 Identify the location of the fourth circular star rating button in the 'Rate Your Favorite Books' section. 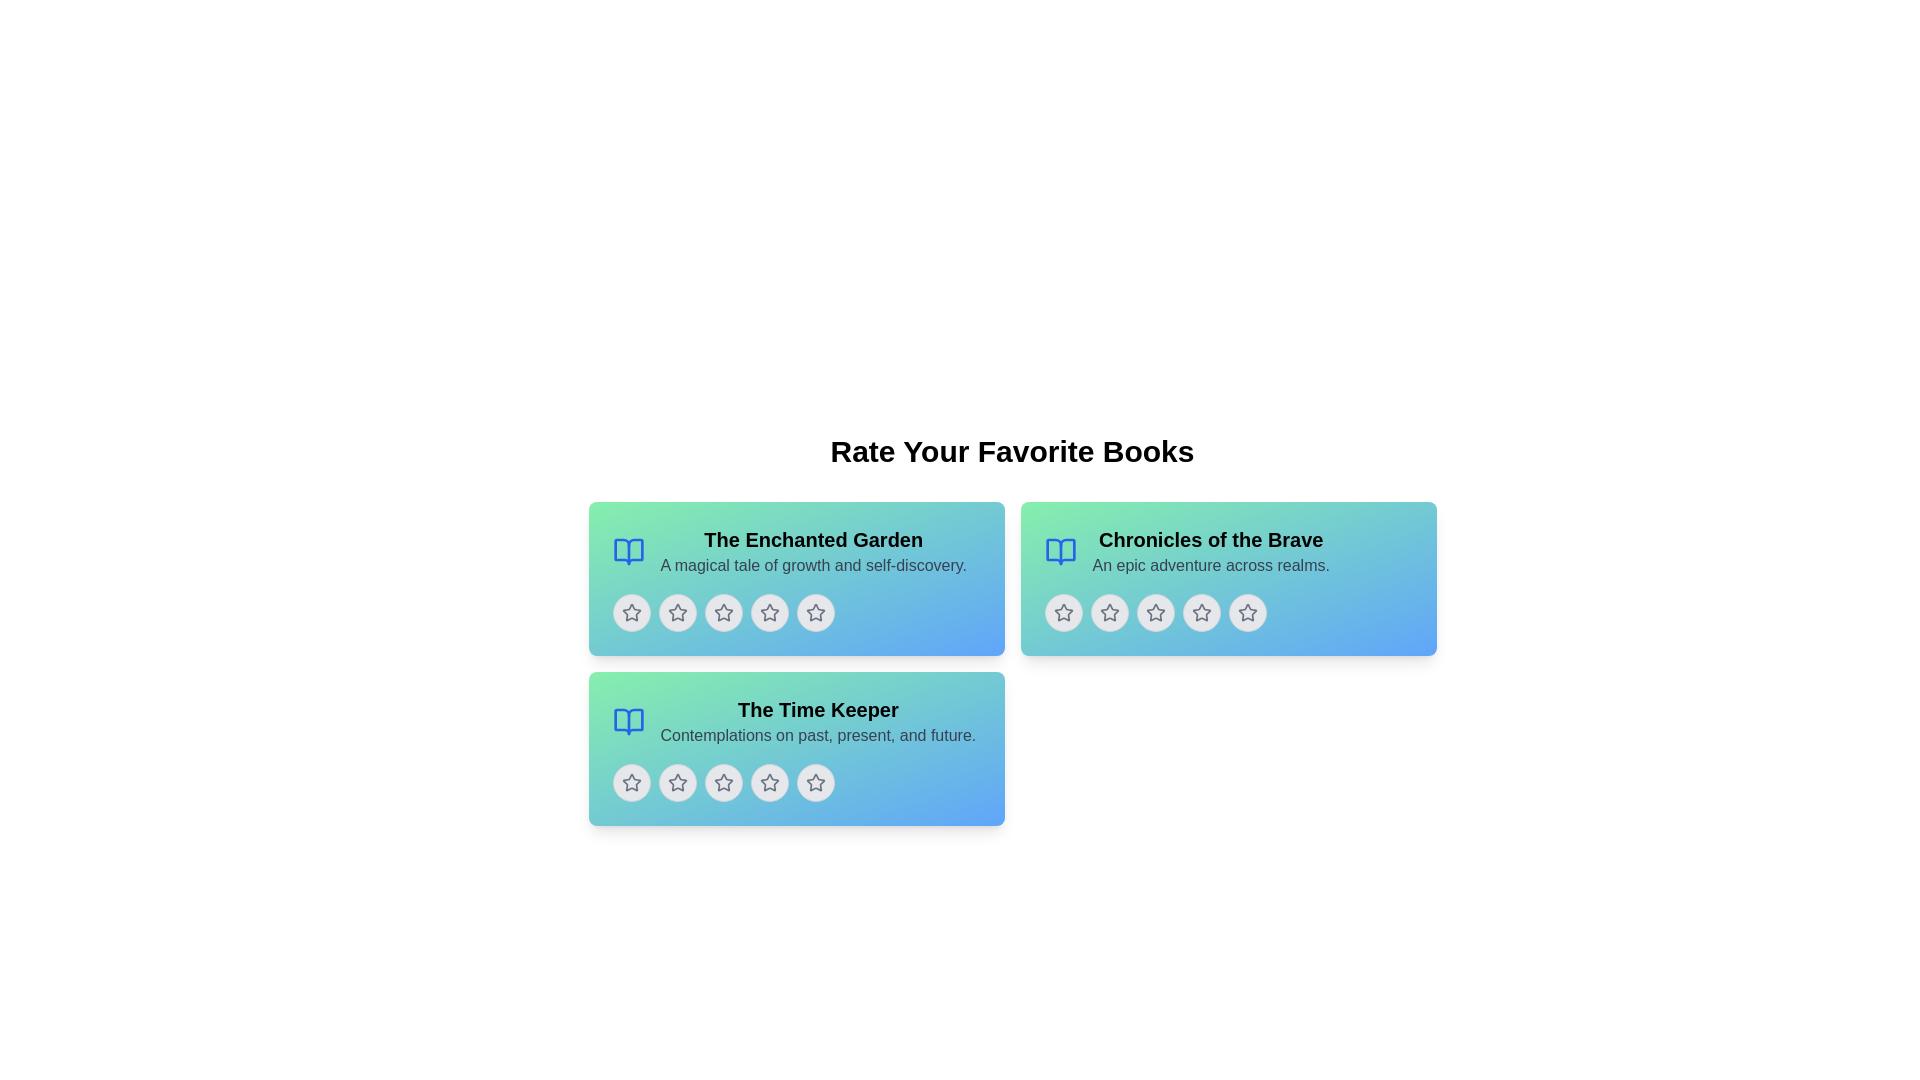
(768, 612).